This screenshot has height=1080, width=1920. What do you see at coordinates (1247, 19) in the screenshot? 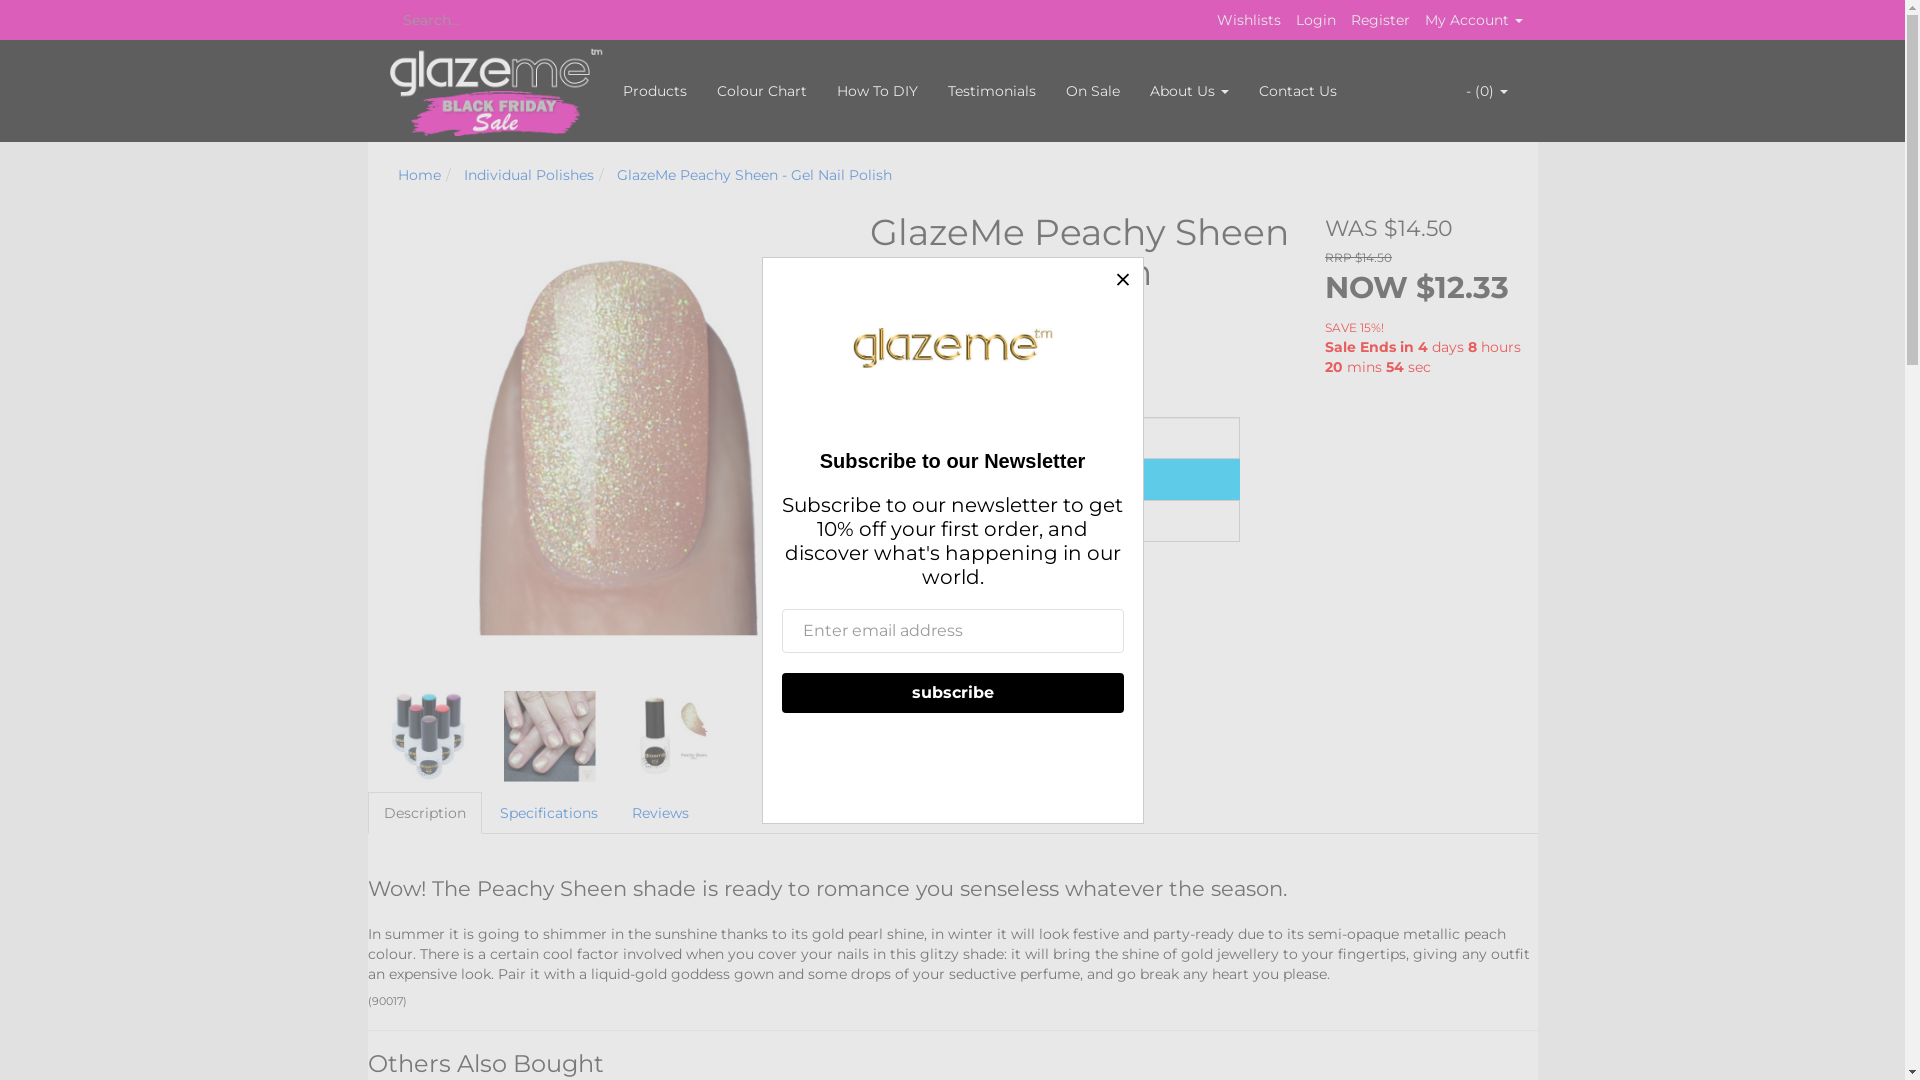
I see `'Wishlists'` at bounding box center [1247, 19].